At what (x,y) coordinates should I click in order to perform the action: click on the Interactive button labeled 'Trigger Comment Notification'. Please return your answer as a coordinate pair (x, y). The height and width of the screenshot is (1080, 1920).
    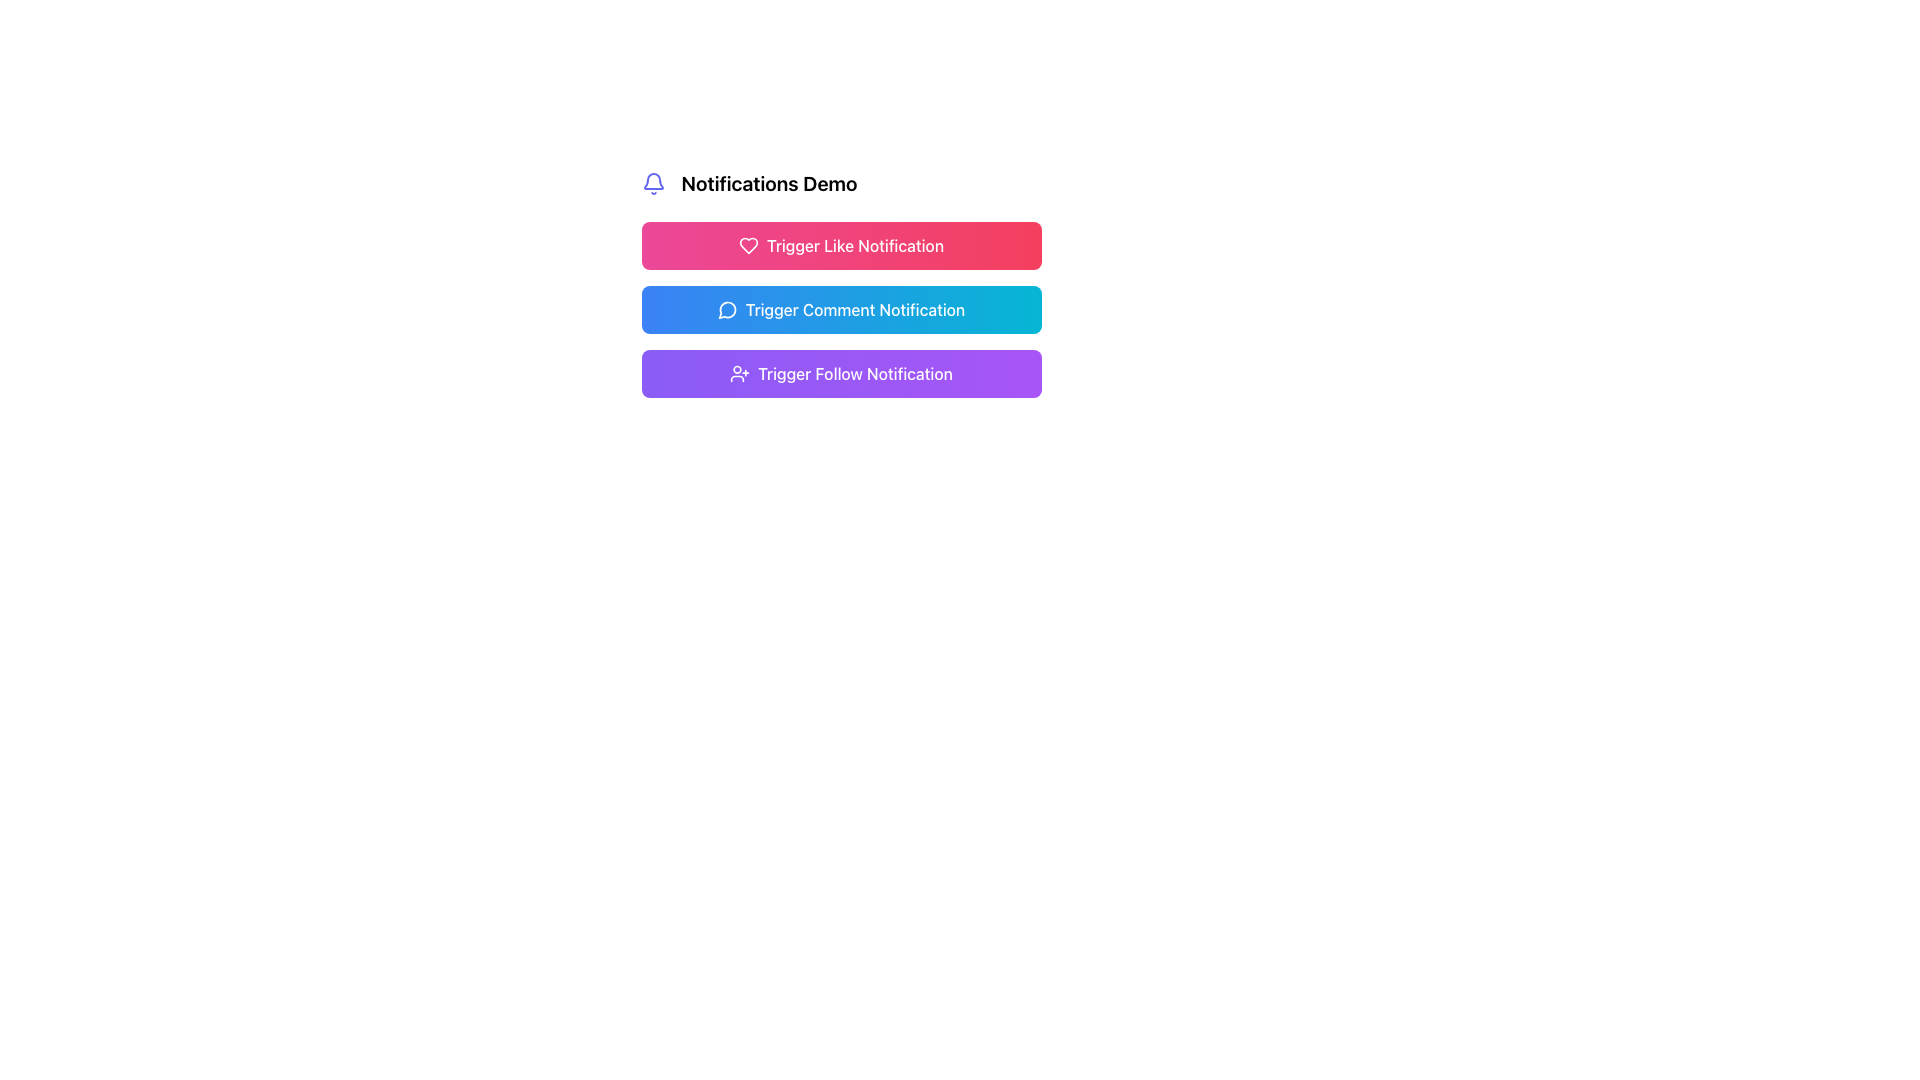
    Looking at the image, I should click on (841, 309).